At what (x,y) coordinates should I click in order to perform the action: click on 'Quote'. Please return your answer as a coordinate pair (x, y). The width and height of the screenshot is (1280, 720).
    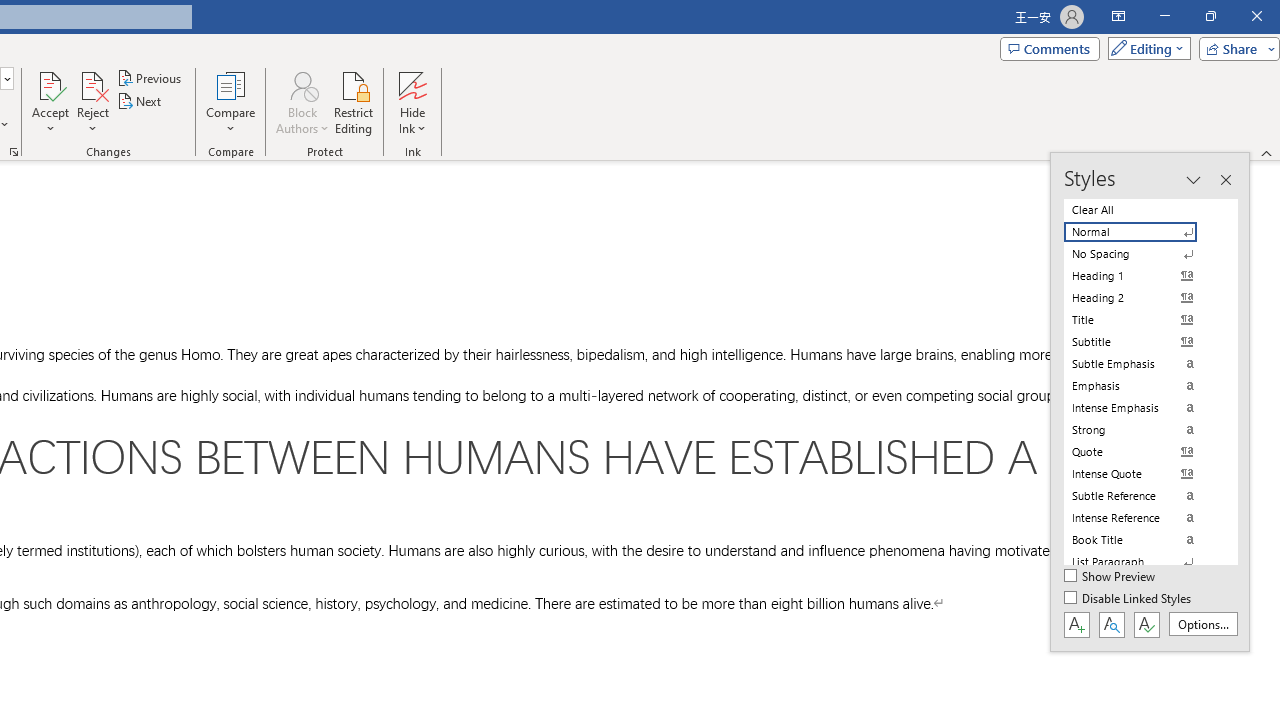
    Looking at the image, I should click on (1142, 451).